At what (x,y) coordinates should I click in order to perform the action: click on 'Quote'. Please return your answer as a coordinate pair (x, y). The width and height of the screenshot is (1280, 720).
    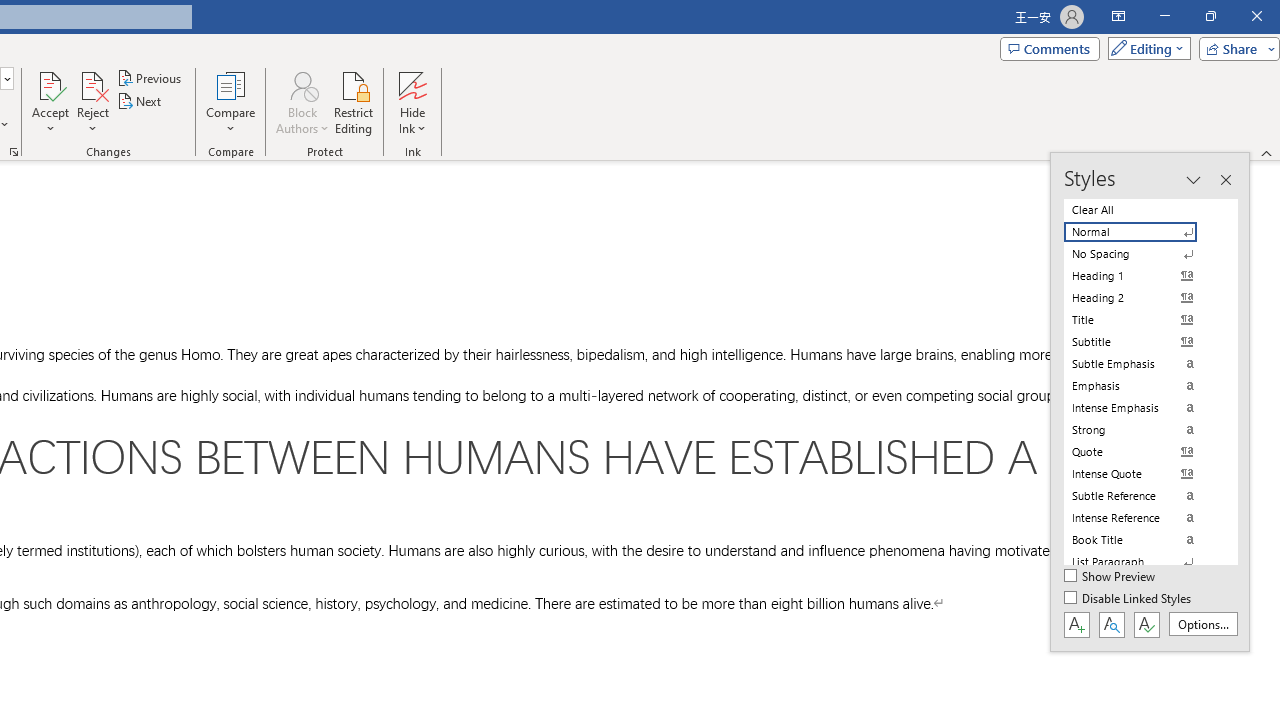
    Looking at the image, I should click on (1142, 451).